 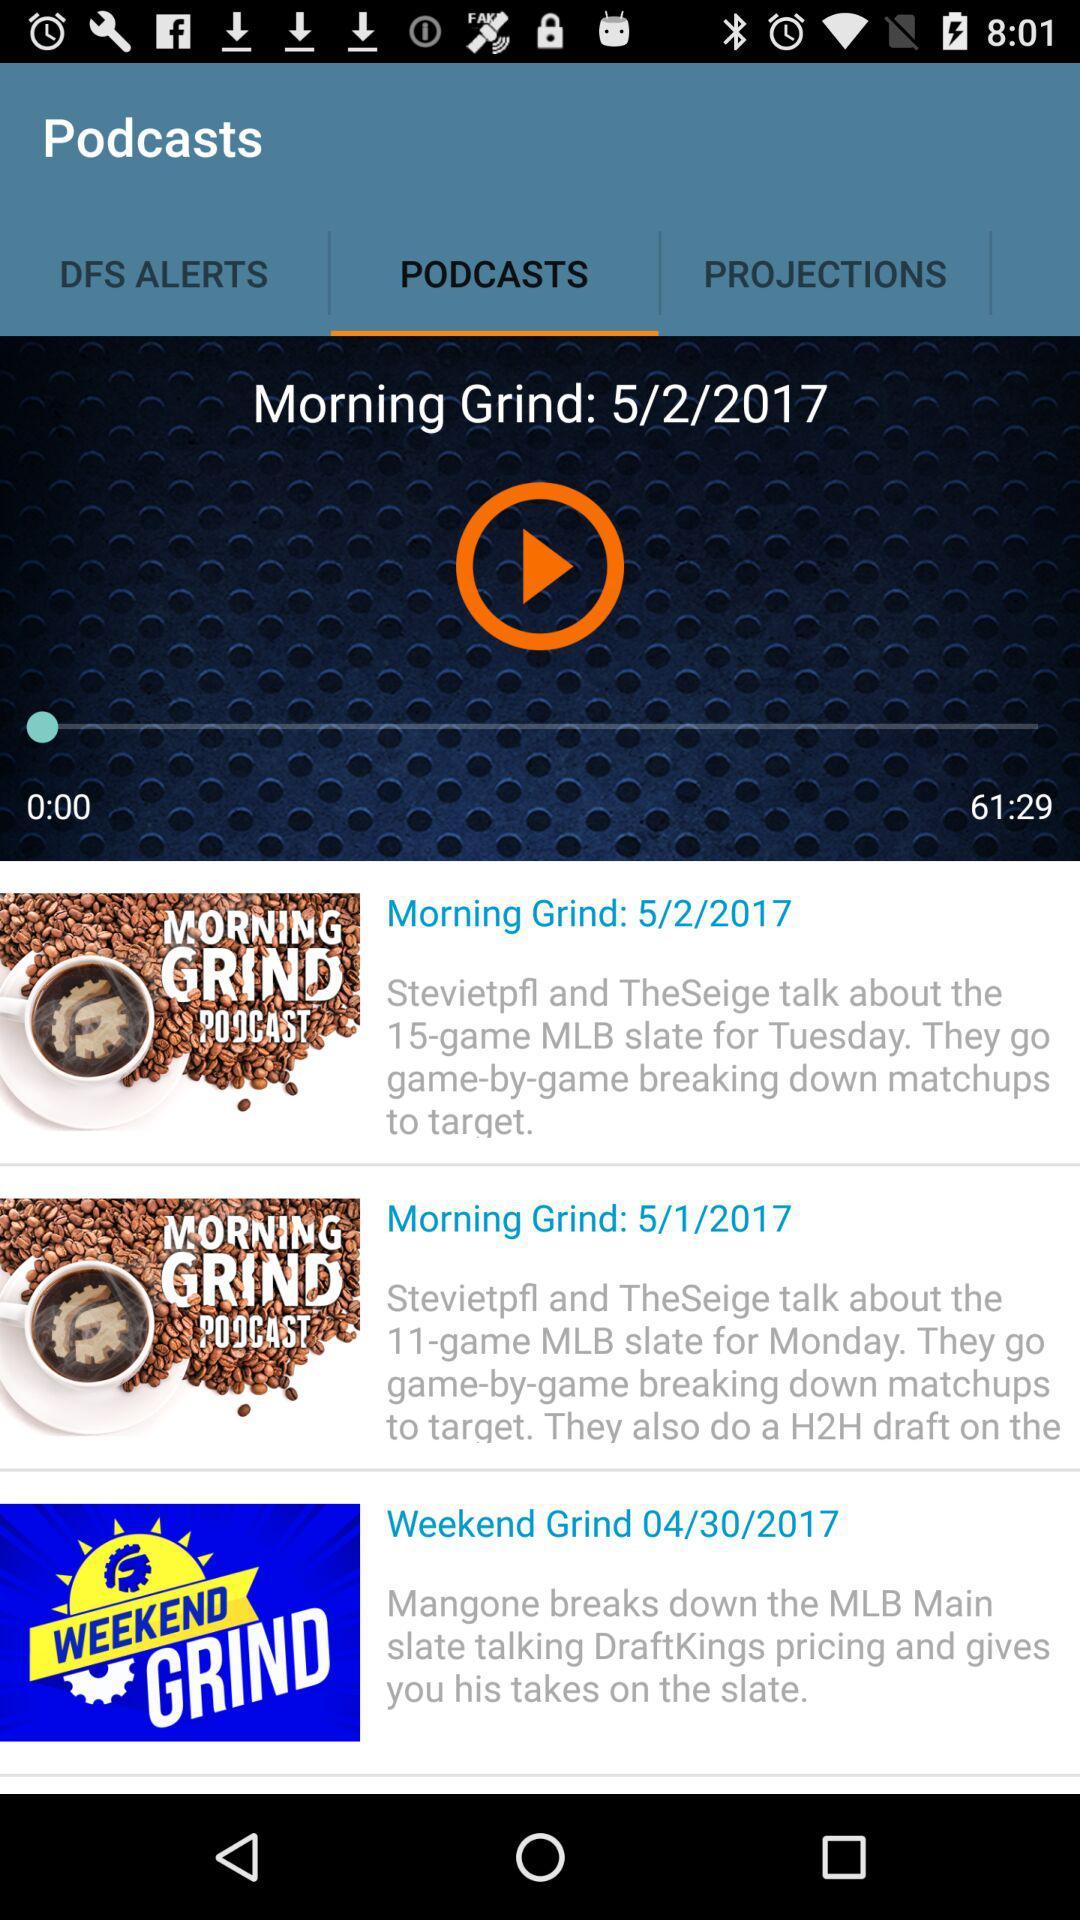 What do you see at coordinates (538, 604) in the screenshot?
I see `the play icon` at bounding box center [538, 604].